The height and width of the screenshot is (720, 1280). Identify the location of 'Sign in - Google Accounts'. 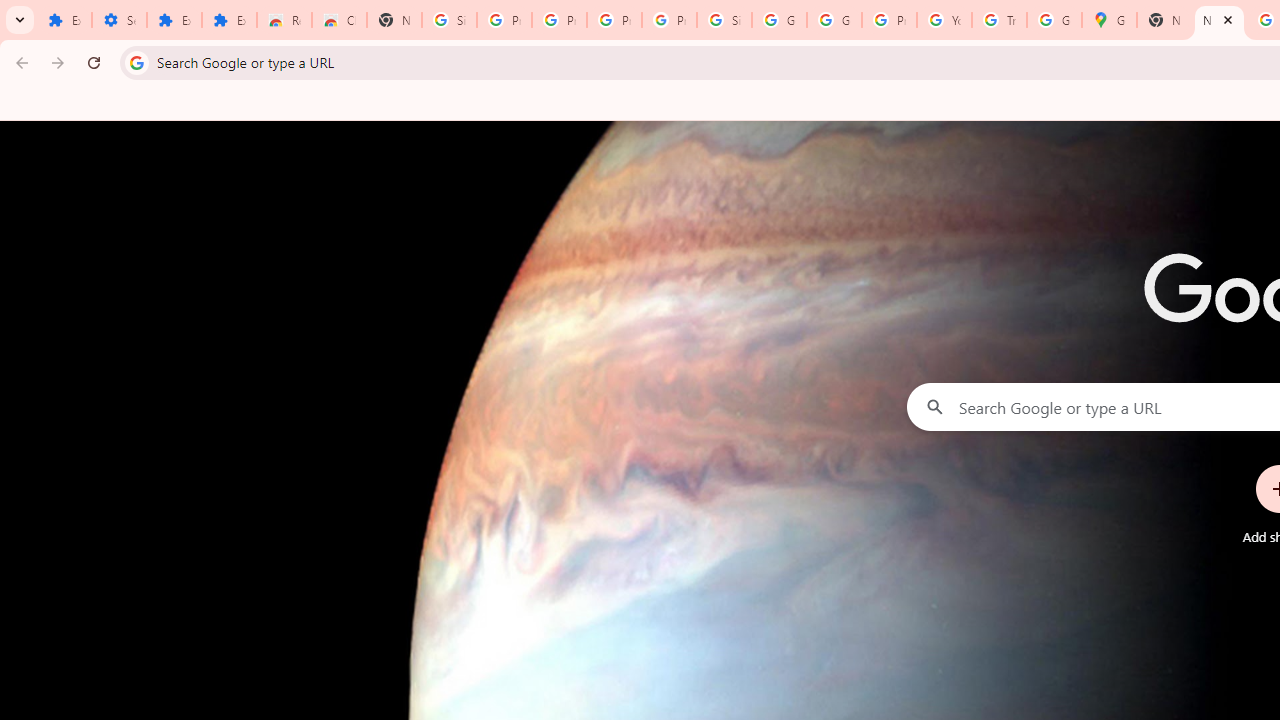
(724, 20).